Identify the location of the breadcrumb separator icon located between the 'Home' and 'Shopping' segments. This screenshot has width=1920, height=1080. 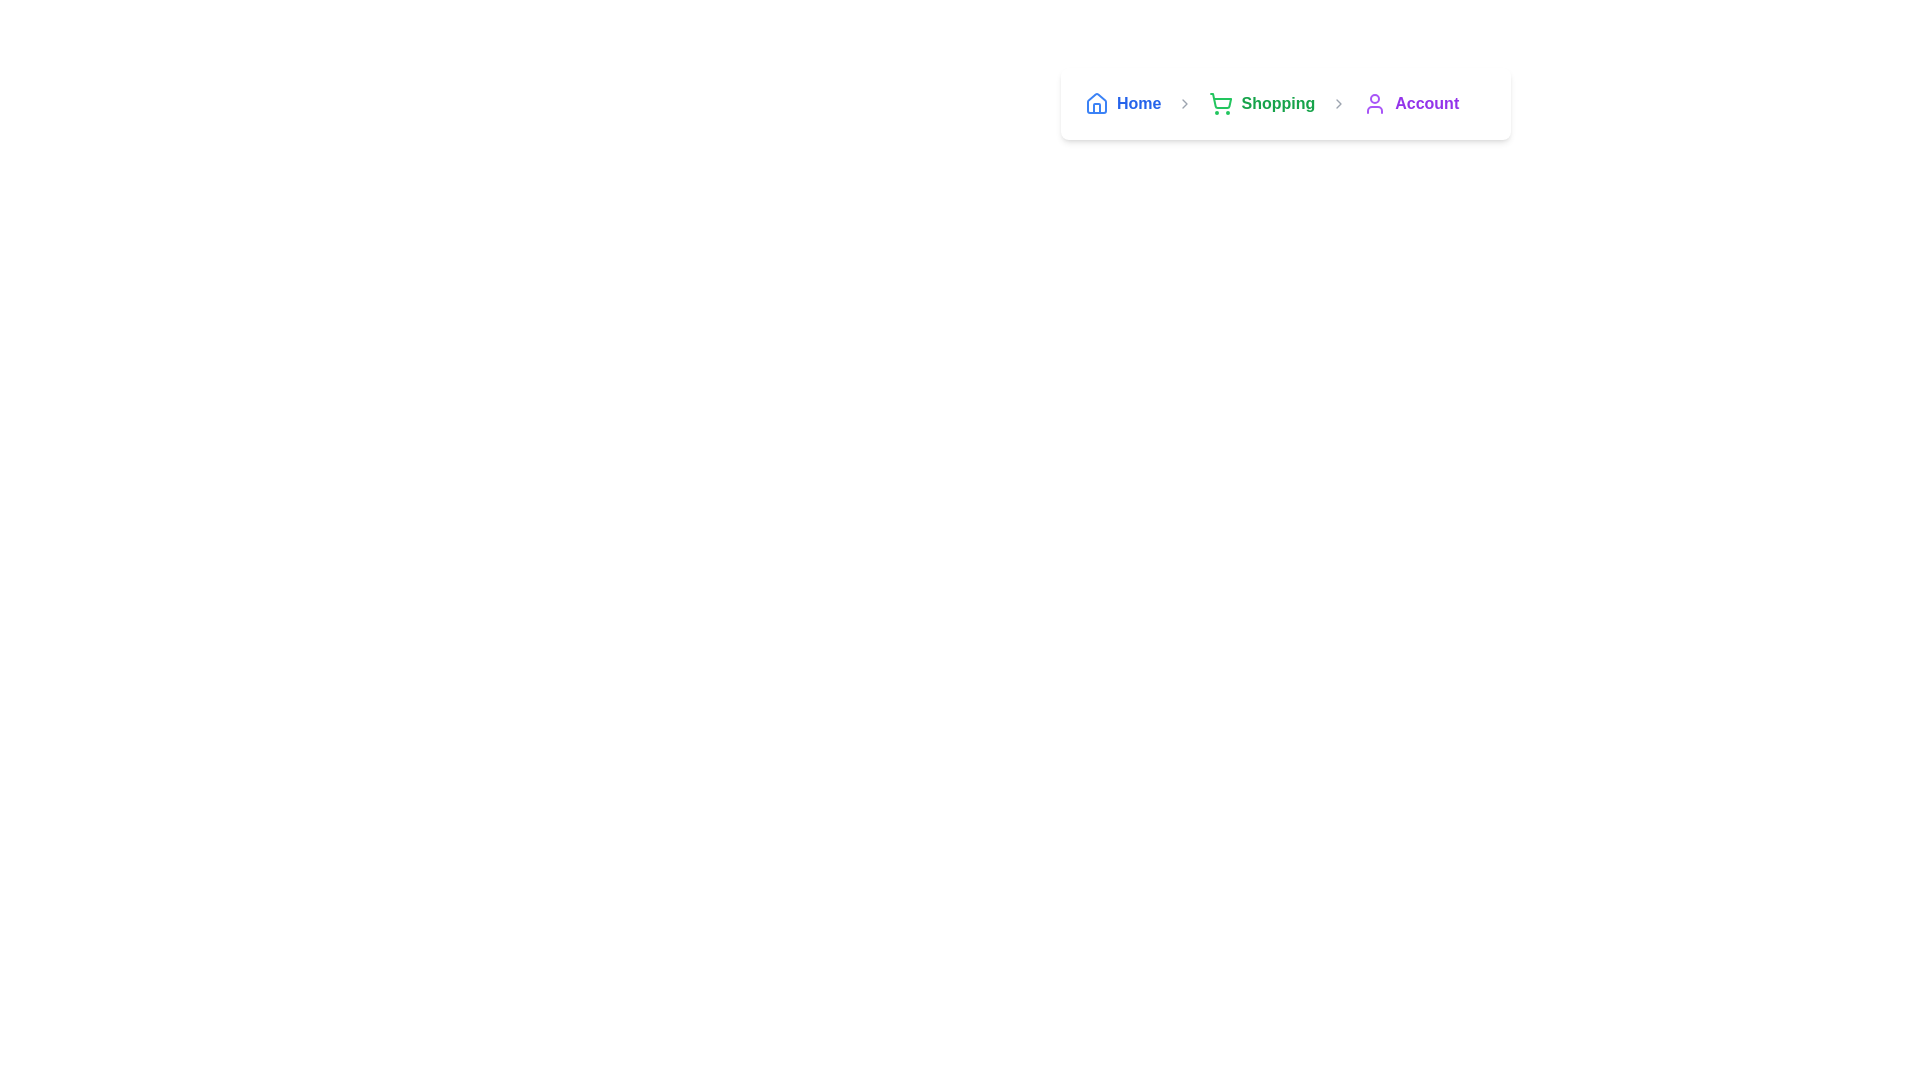
(1185, 104).